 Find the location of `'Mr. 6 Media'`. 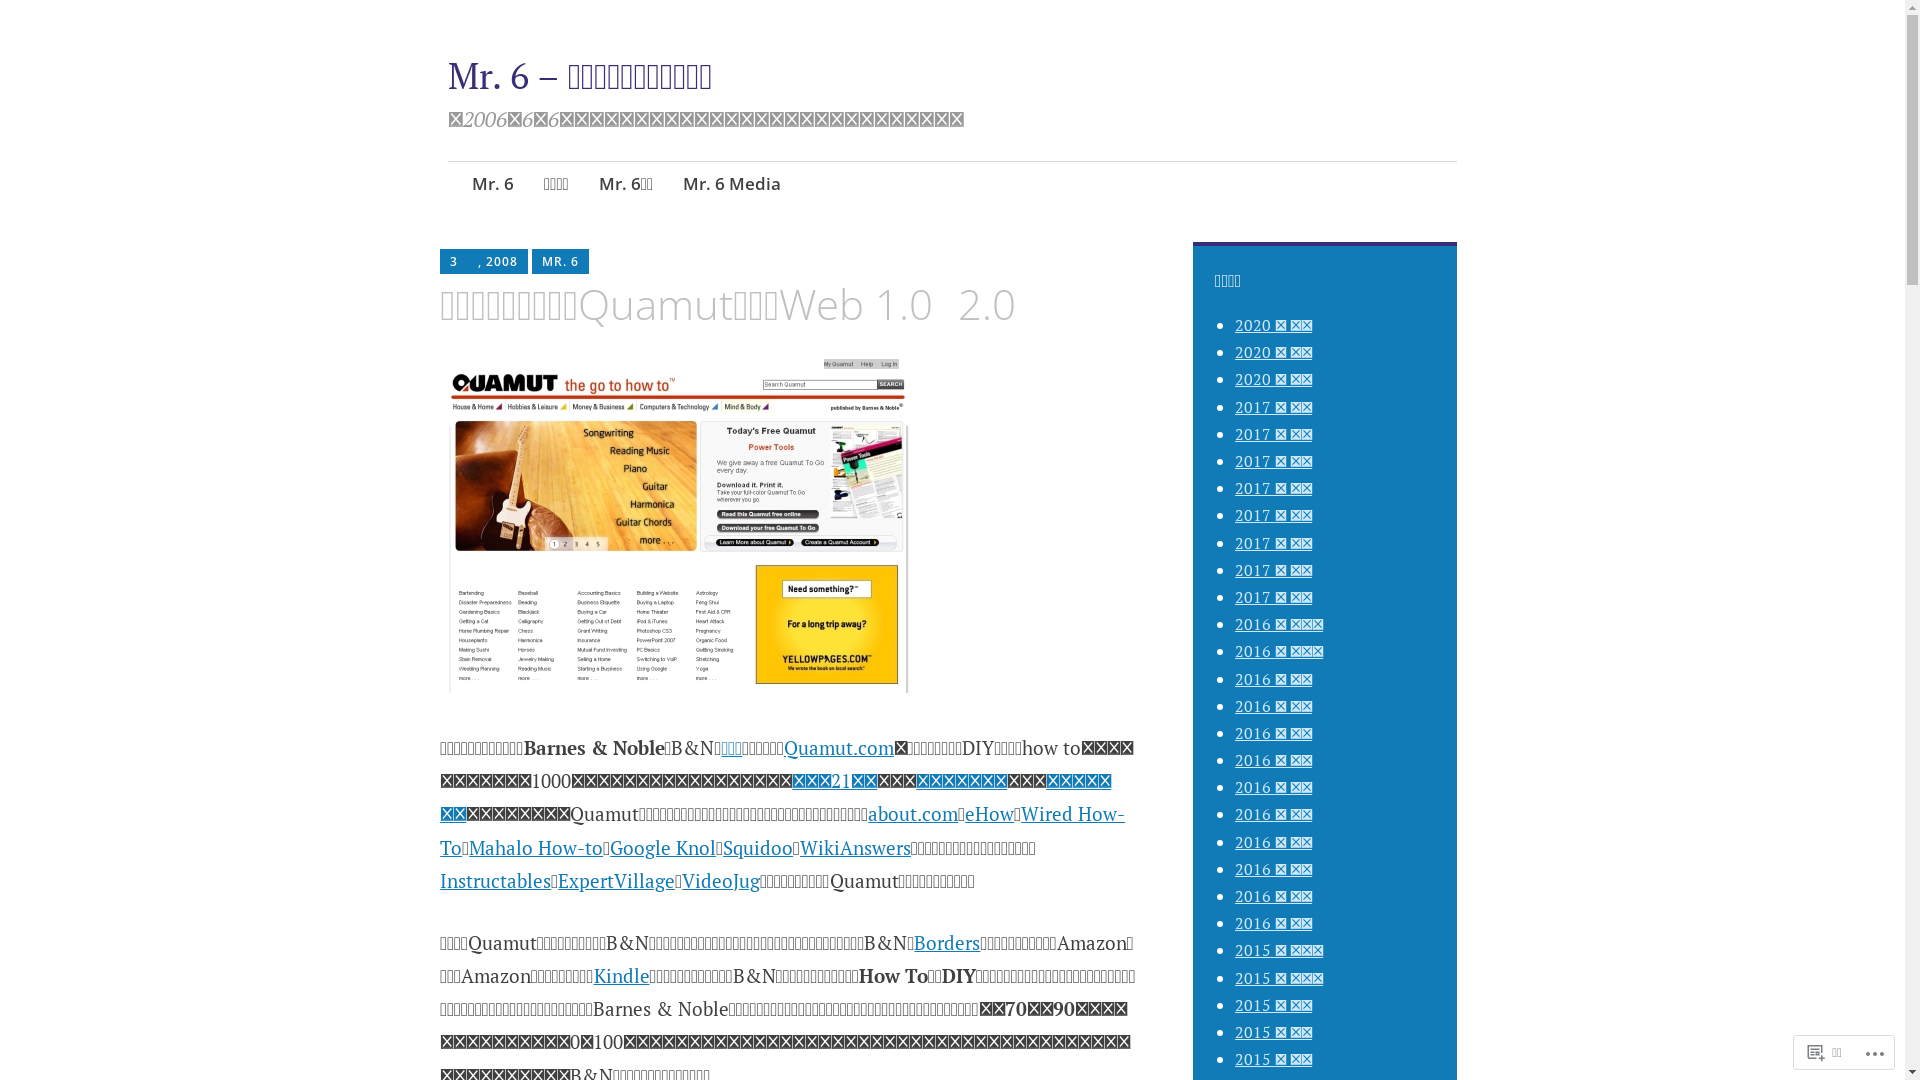

'Mr. 6 Media' is located at coordinates (682, 185).